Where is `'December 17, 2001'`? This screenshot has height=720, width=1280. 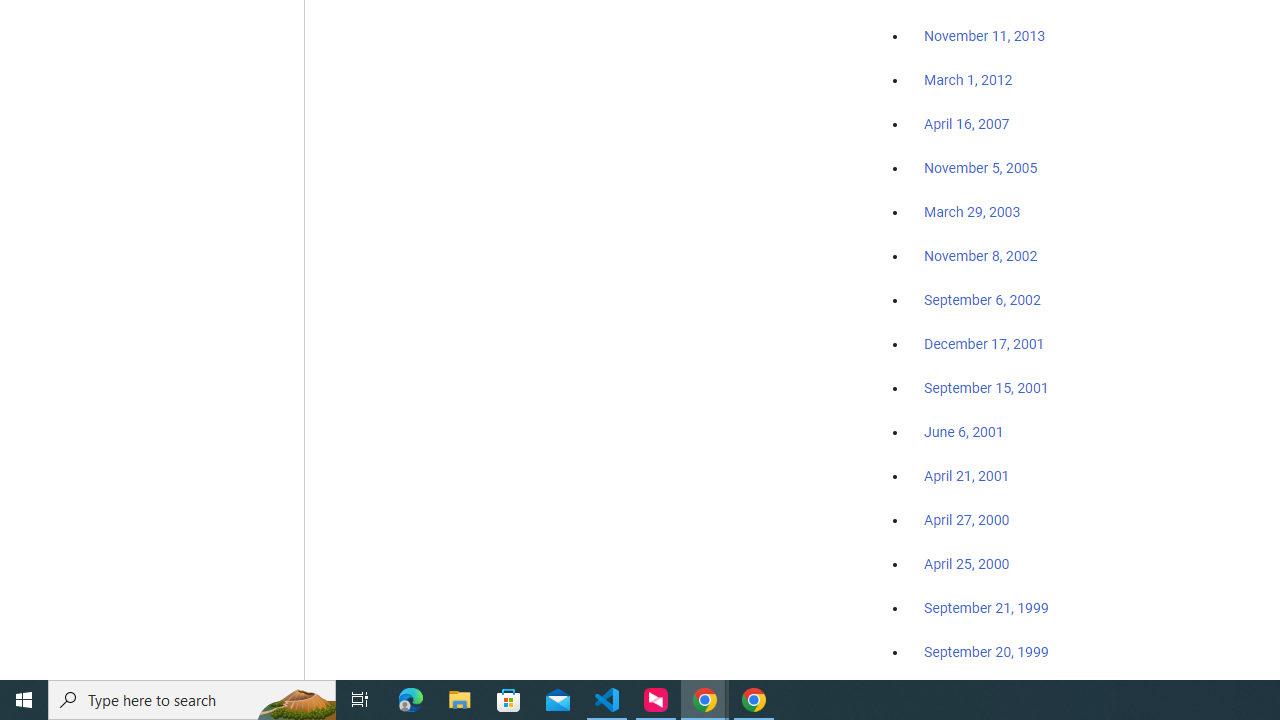 'December 17, 2001' is located at coordinates (984, 342).